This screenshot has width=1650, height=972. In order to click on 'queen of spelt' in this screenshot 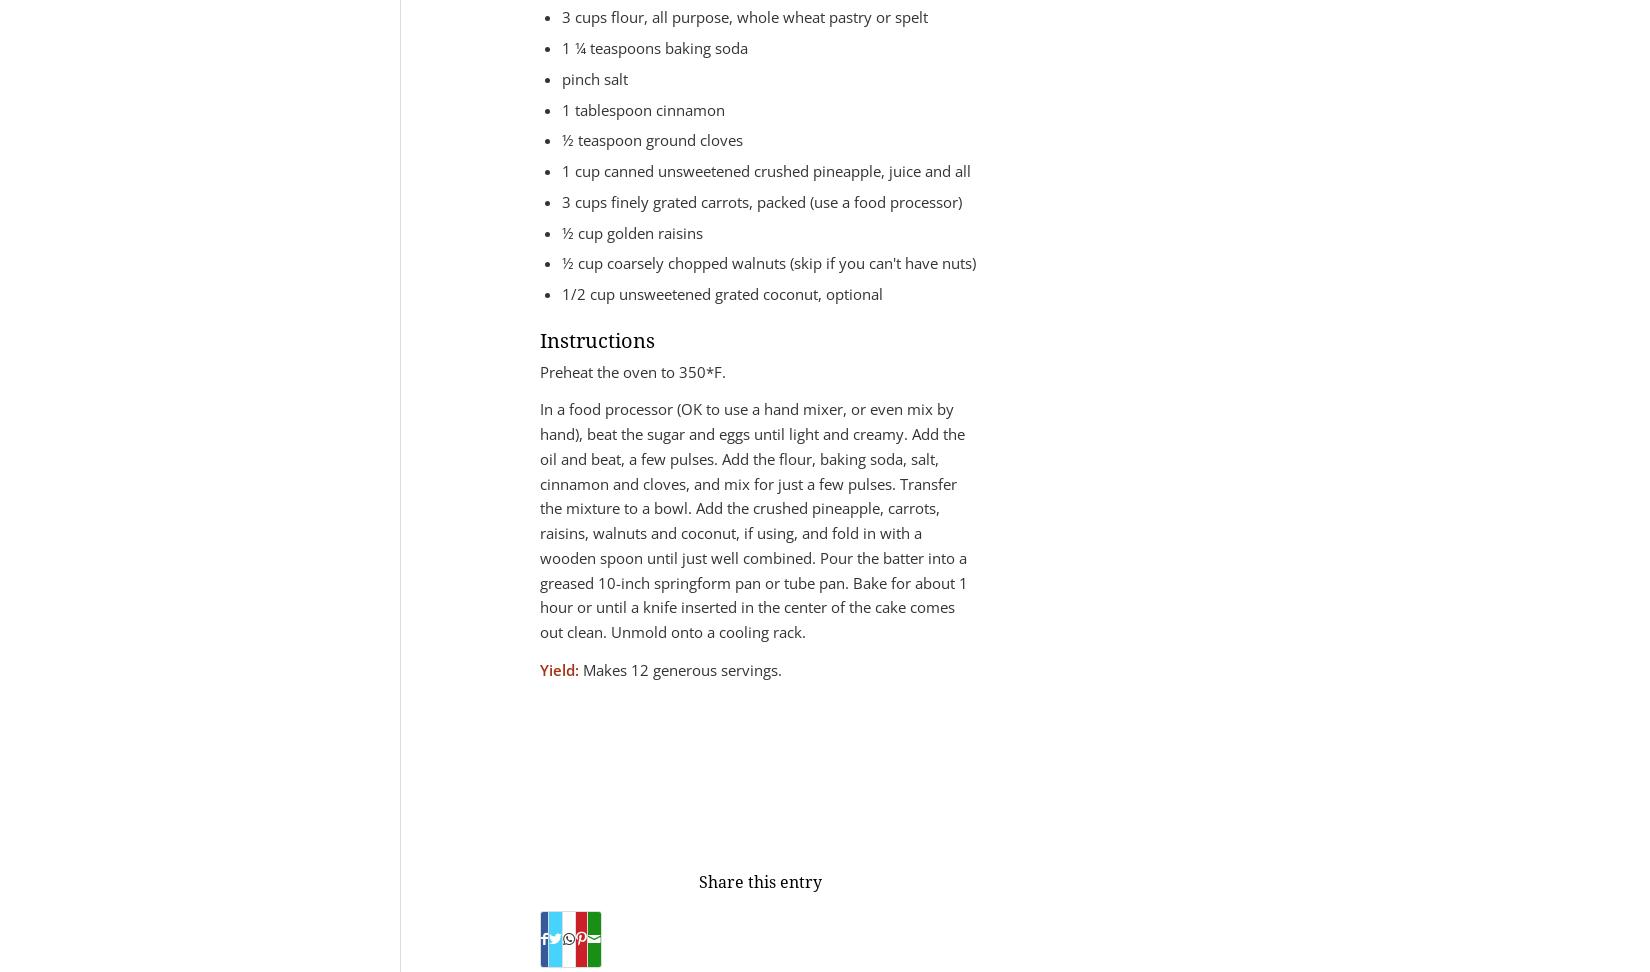, I will do `click(686, 804)`.